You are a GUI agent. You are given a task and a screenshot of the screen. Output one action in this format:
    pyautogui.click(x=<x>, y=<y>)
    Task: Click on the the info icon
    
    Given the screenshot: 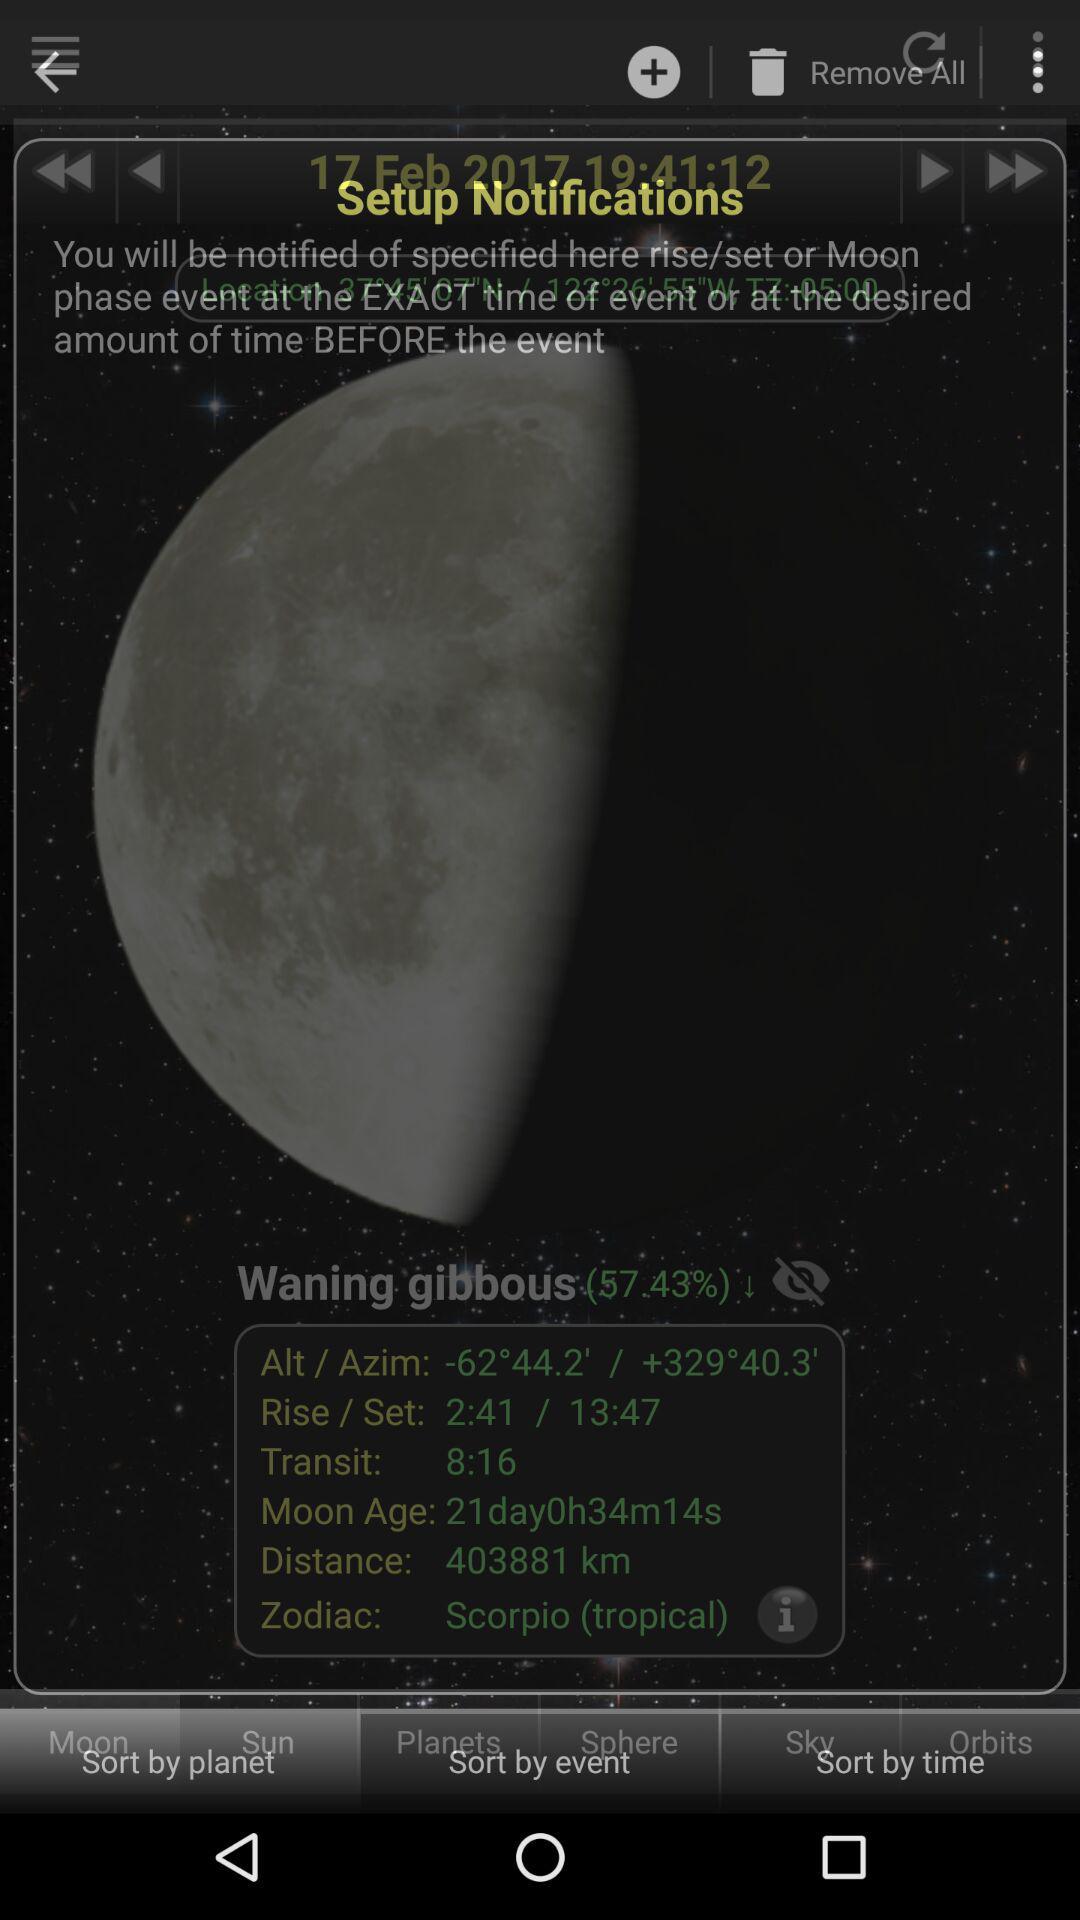 What is the action you would take?
    pyautogui.click(x=786, y=1614)
    